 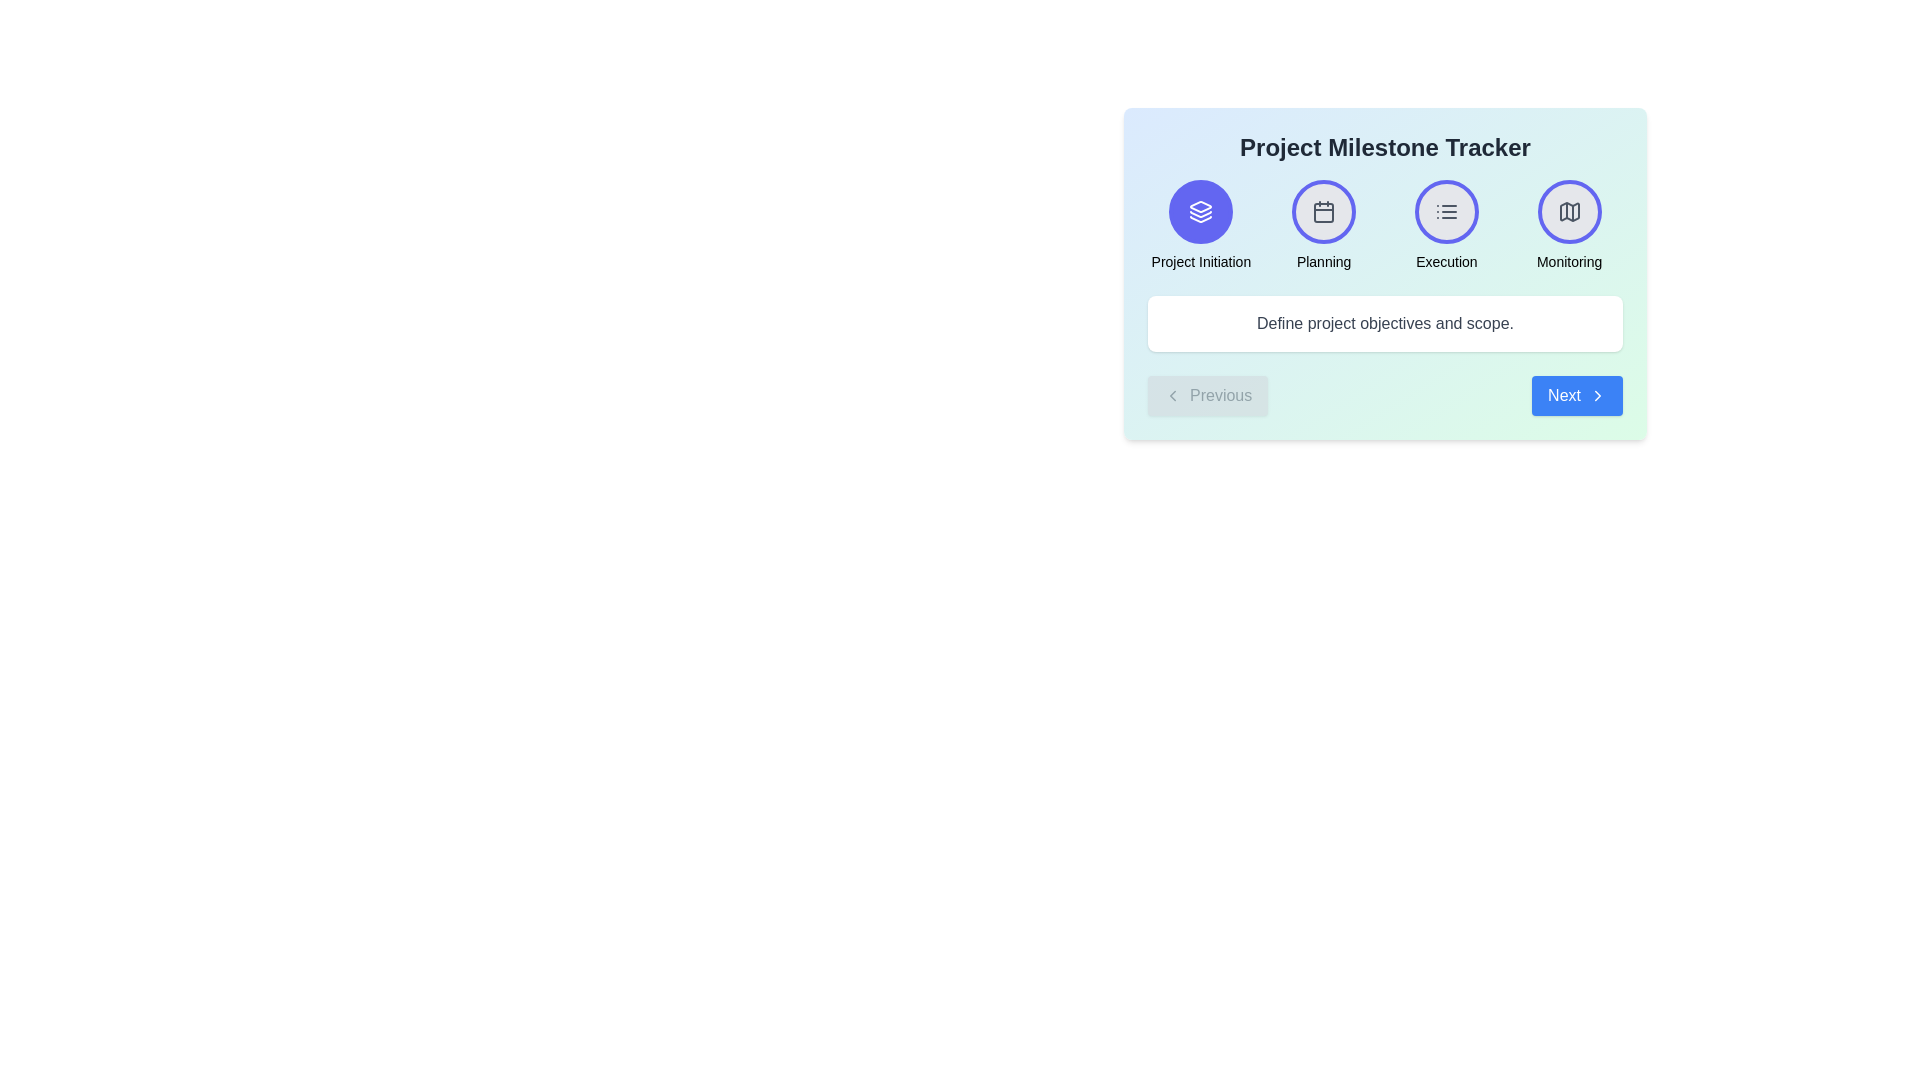 What do you see at coordinates (1568, 212) in the screenshot?
I see `the 'Monitoring' SVG Graphic Icon in the Project Milestone Tracker interface` at bounding box center [1568, 212].